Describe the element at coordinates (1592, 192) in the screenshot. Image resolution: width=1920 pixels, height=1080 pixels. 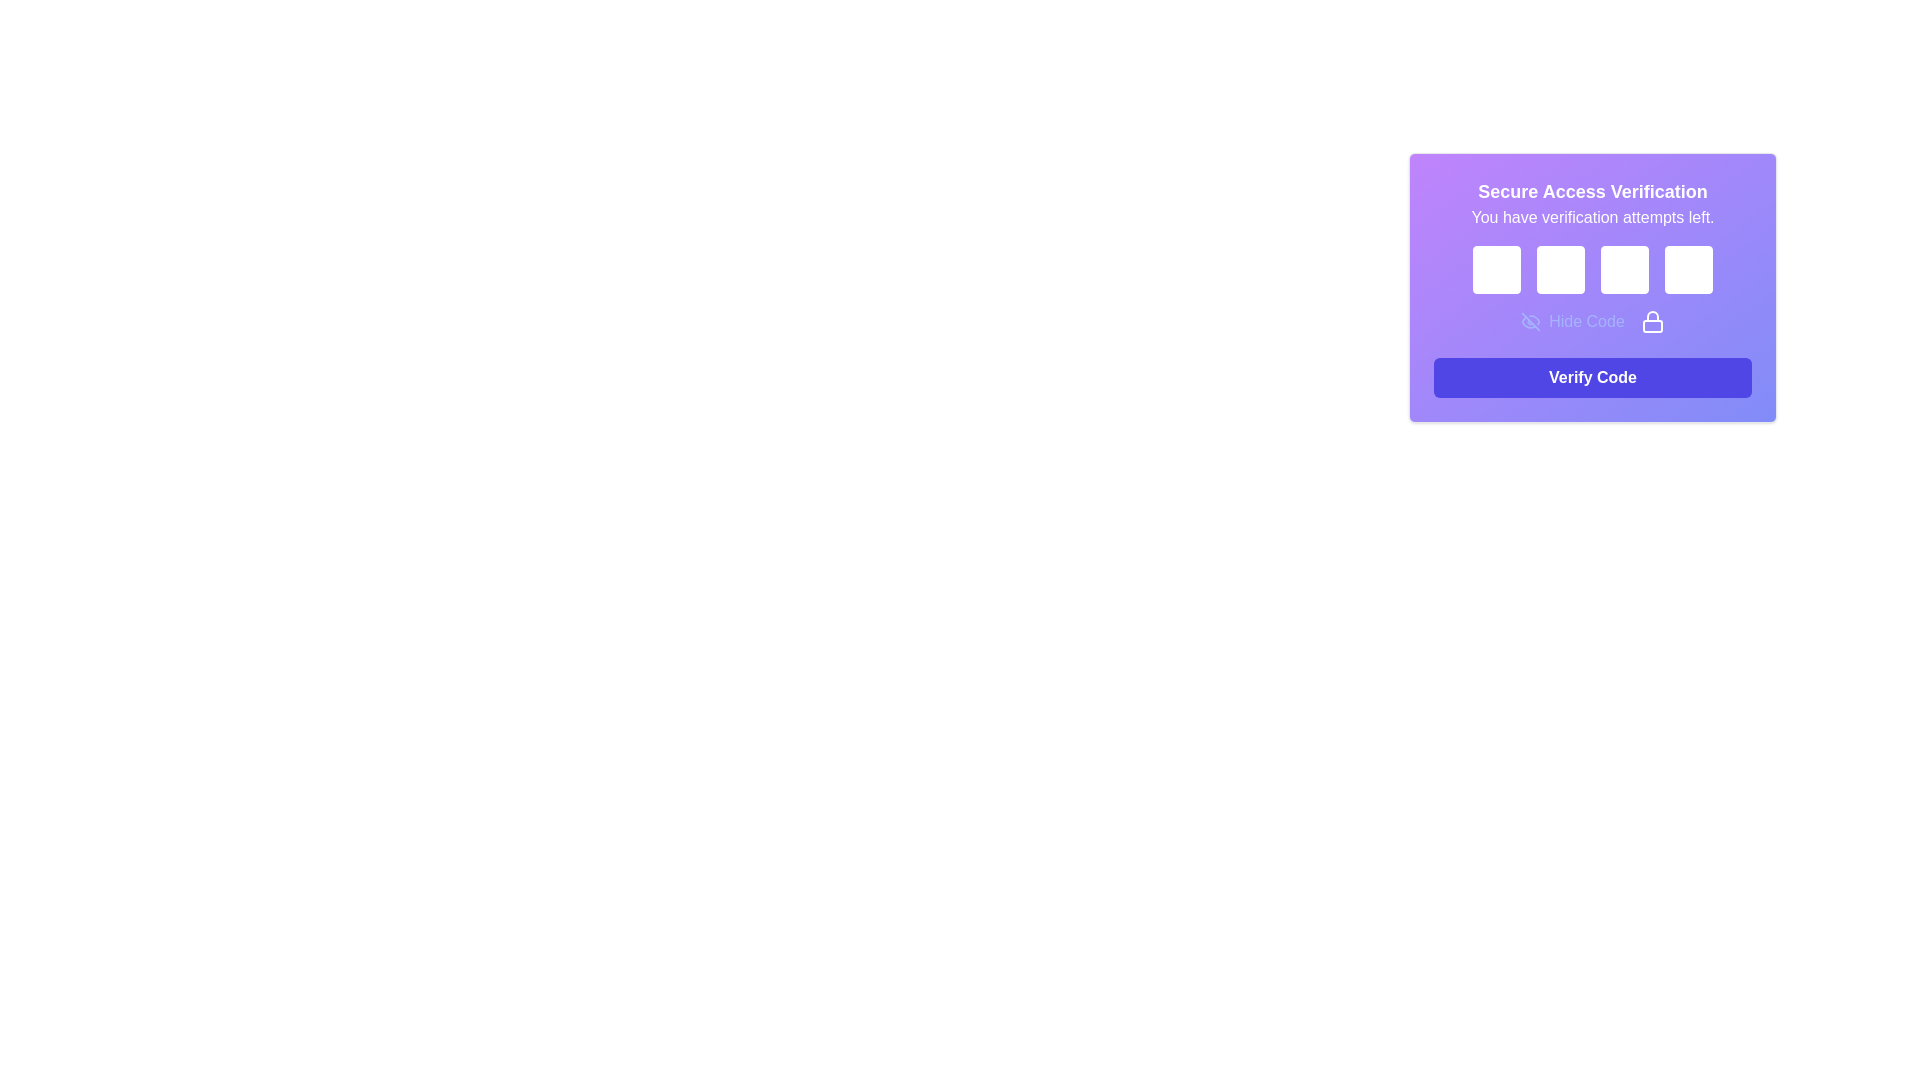
I see `the bold title text label 'Secure Access Verification' located at the top of a purple gradient background UI card` at that location.